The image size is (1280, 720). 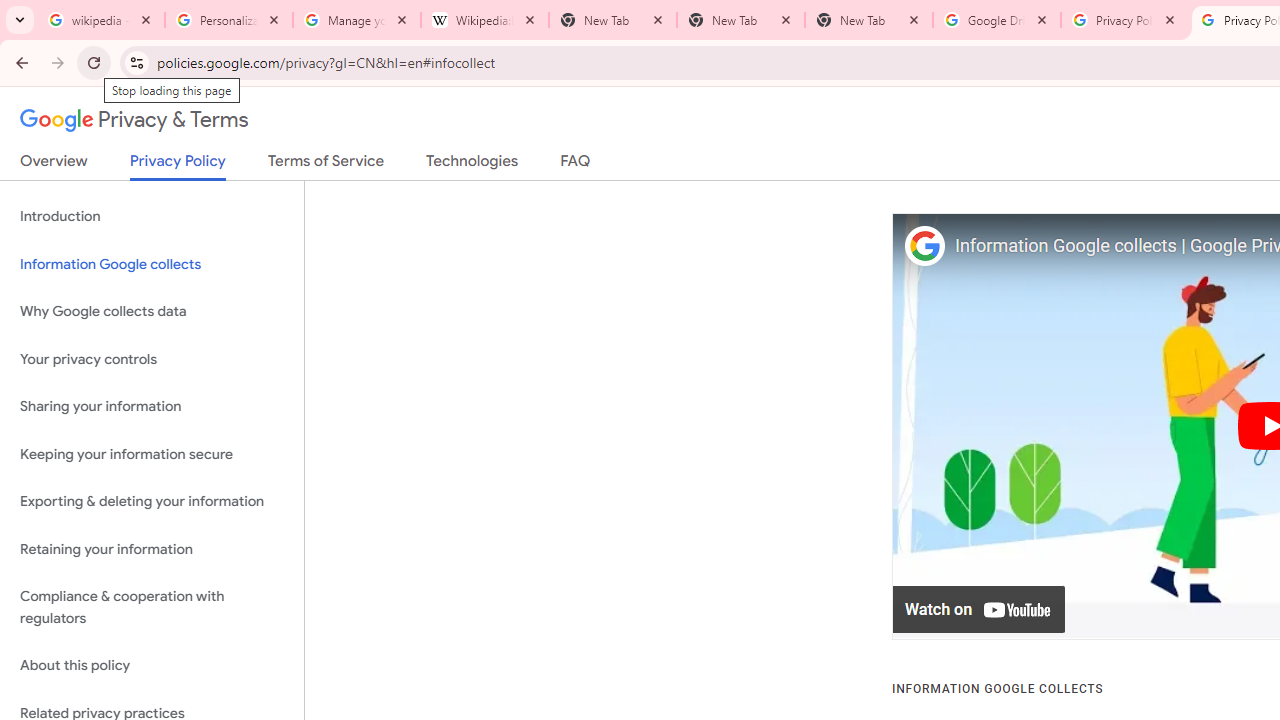 What do you see at coordinates (151, 549) in the screenshot?
I see `'Retaining your information'` at bounding box center [151, 549].